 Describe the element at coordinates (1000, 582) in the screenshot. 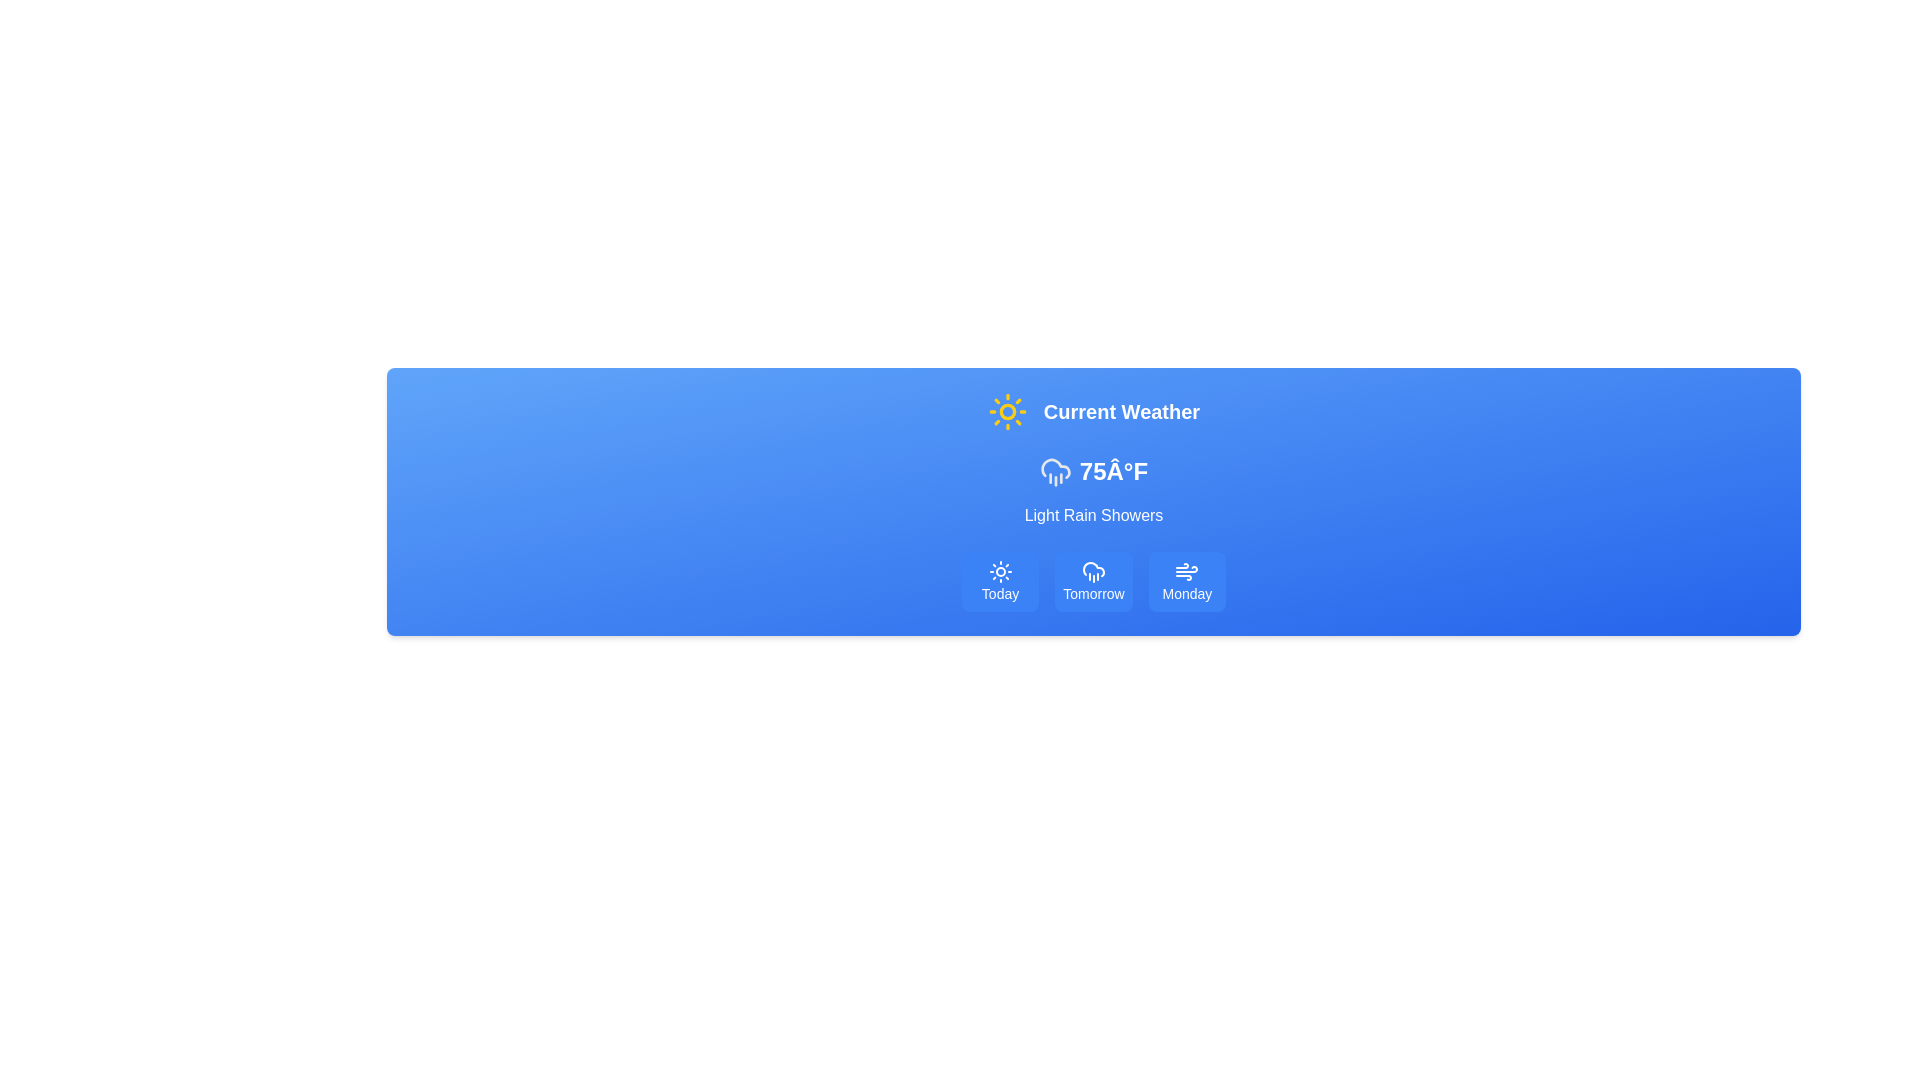

I see `the 'Today' button with a blue background and white sun icon, located to the left of 'Tomorrow' and 'Monday'` at that location.